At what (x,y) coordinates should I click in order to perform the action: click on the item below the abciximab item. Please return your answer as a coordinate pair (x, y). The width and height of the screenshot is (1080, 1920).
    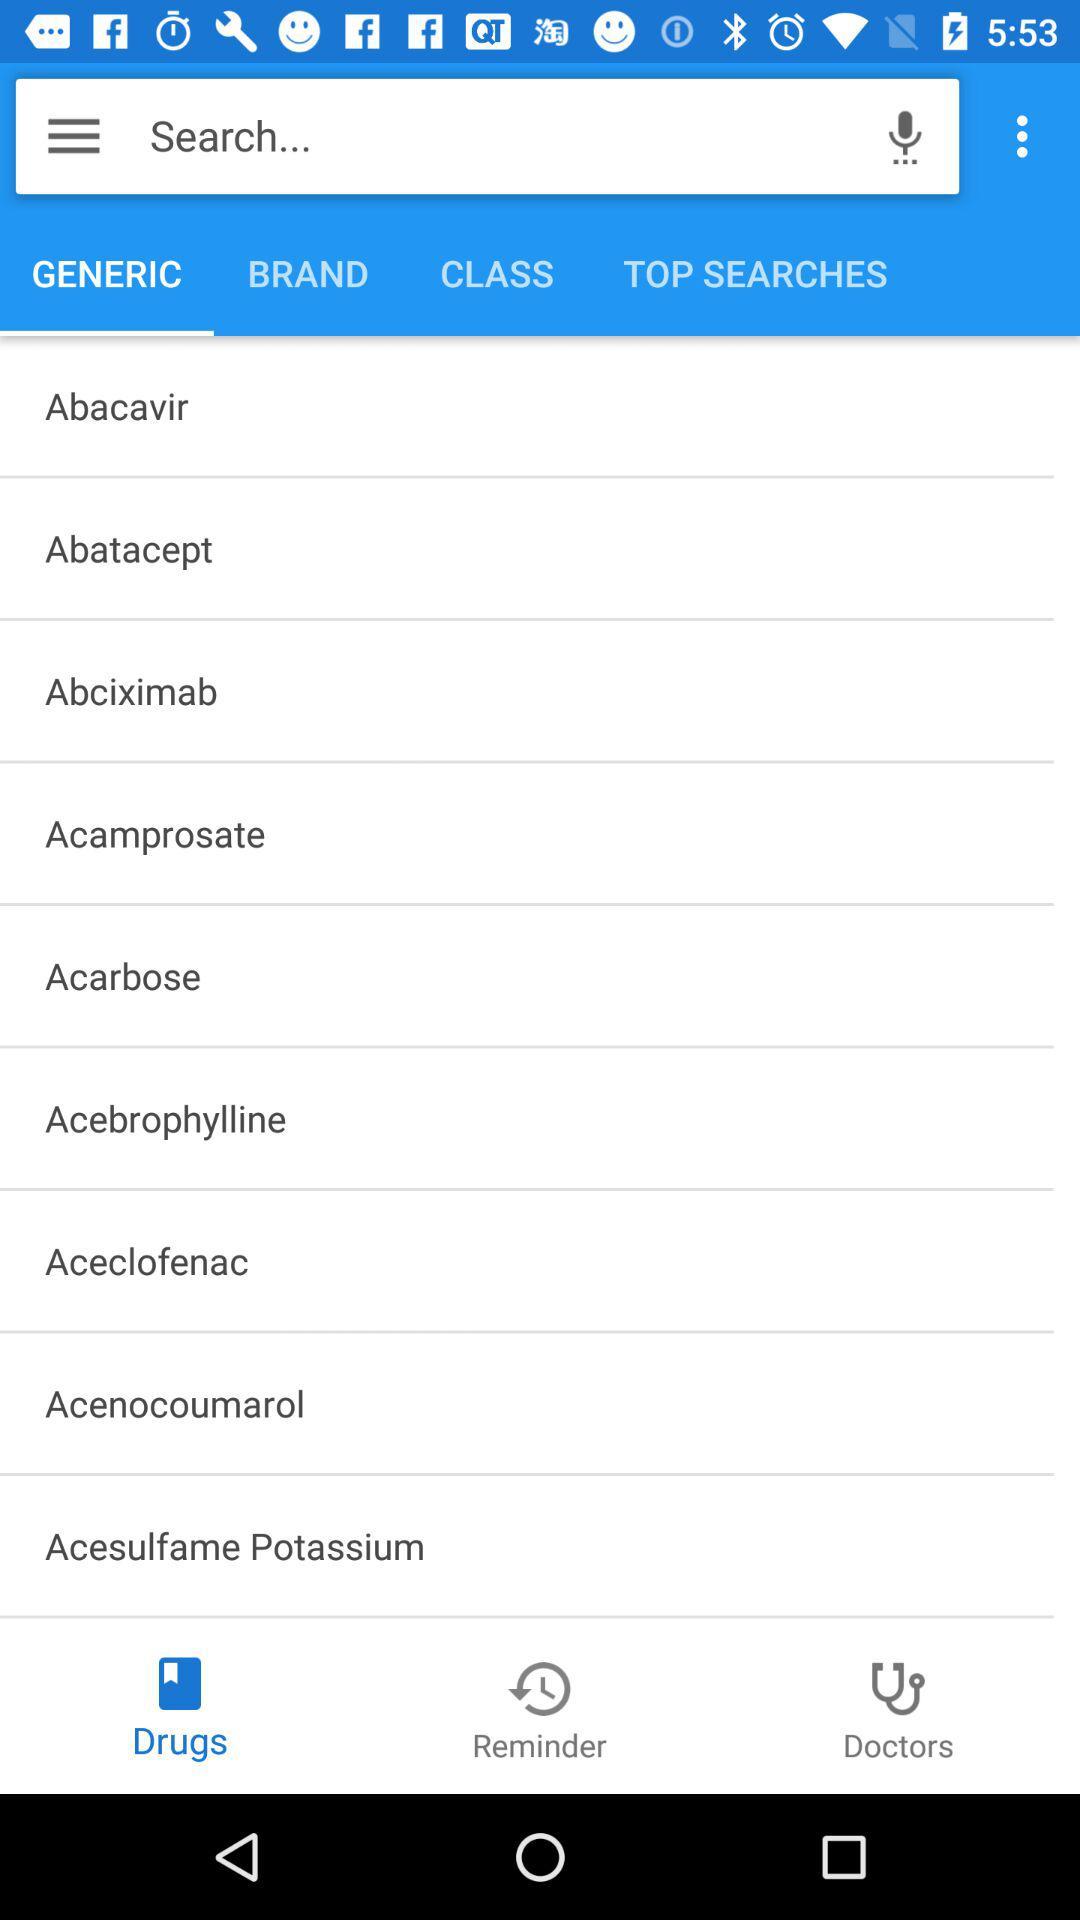
    Looking at the image, I should click on (525, 833).